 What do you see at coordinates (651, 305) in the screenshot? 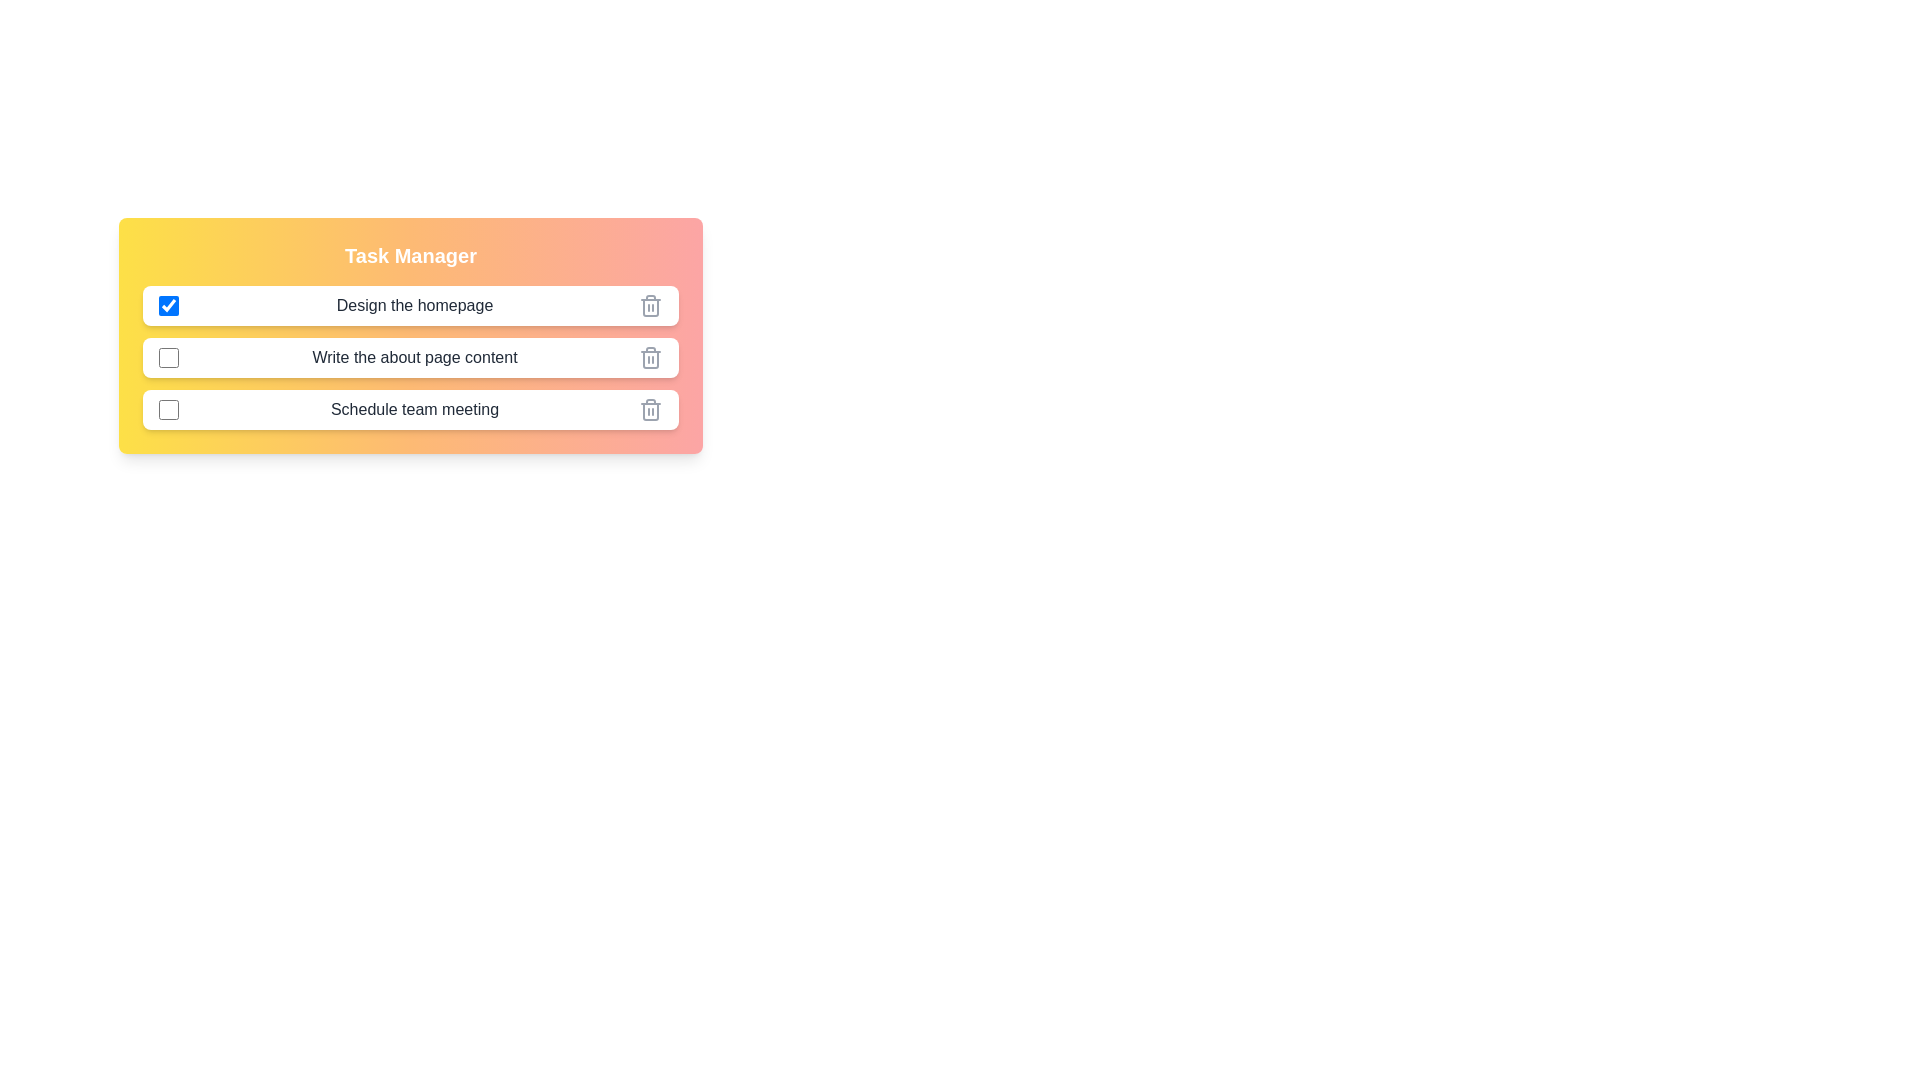
I see `the delete icon for the task titled 'Design the homepage'` at bounding box center [651, 305].